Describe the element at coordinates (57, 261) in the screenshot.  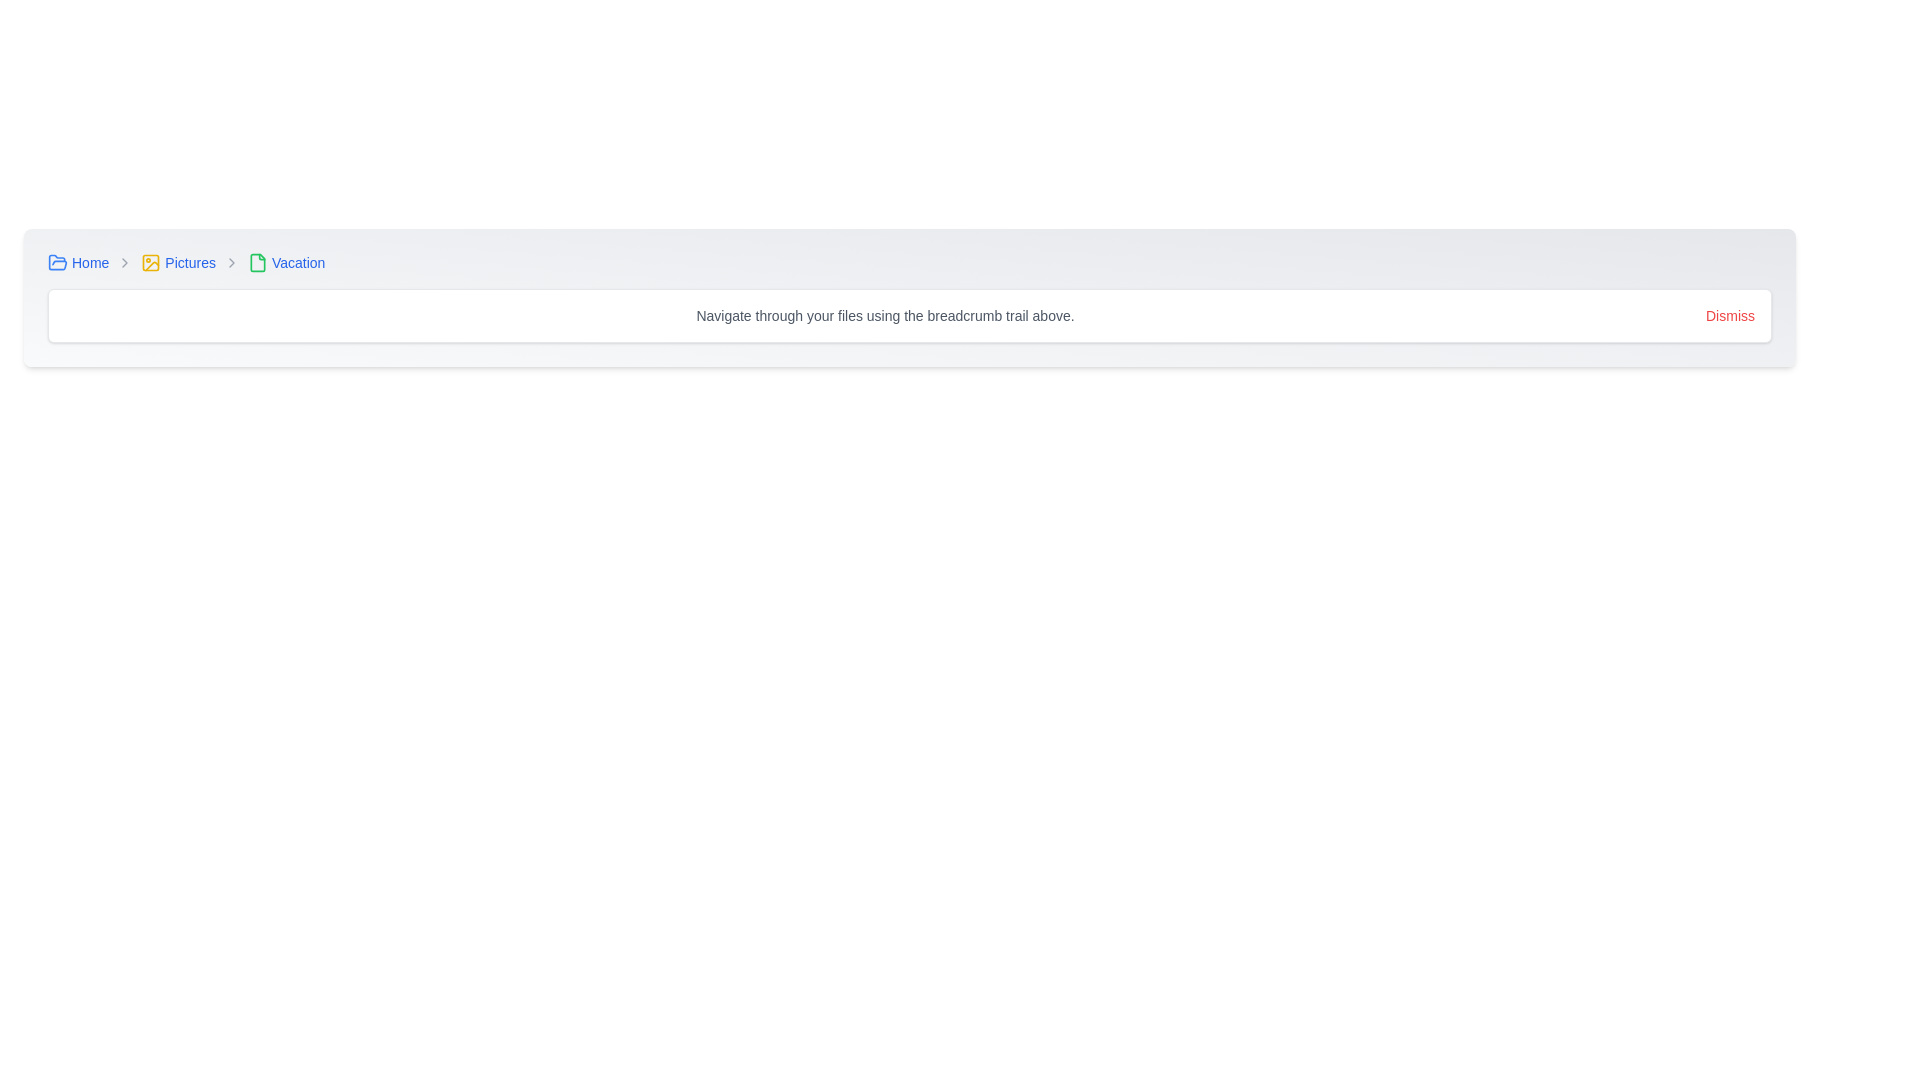
I see `the small, blue-colored folder icon with rounded edges in the breadcrumb navigation bar, located before the 'Home' label` at that location.